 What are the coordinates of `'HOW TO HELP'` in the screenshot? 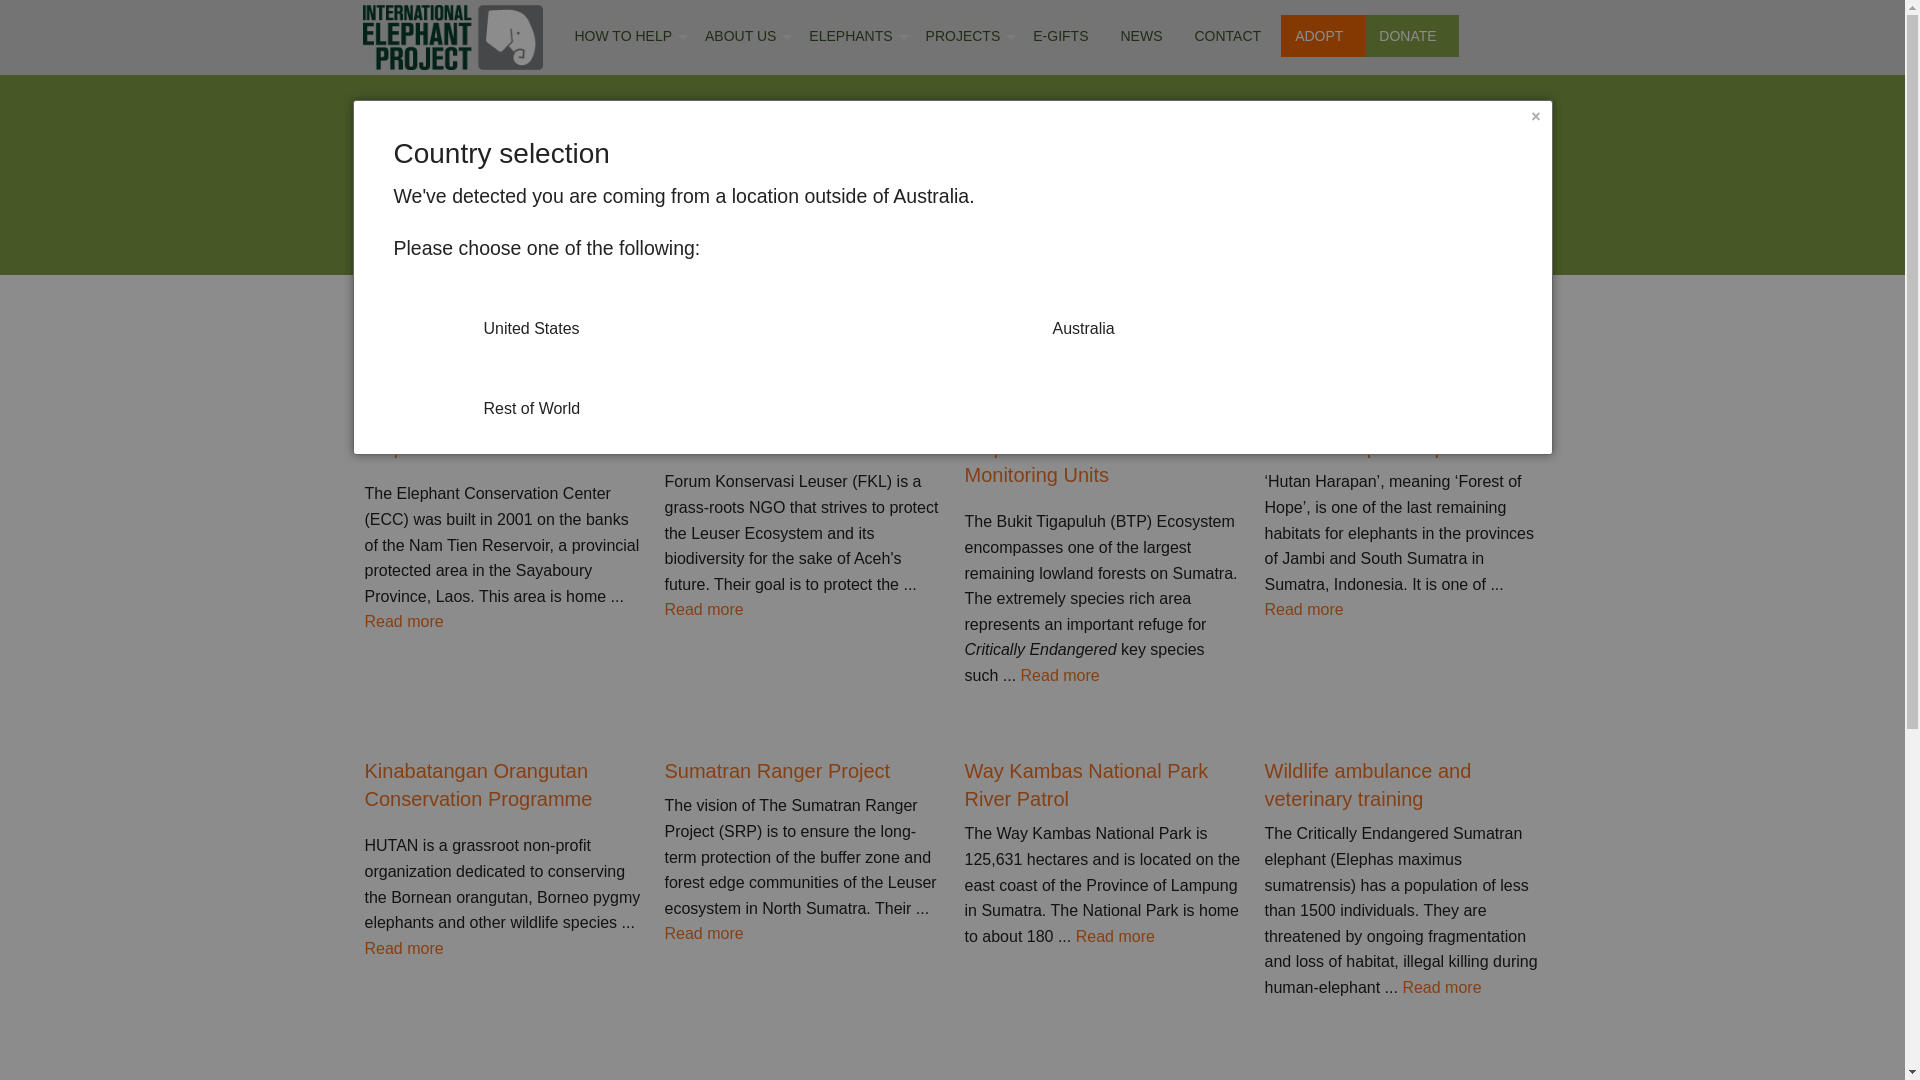 It's located at (626, 35).